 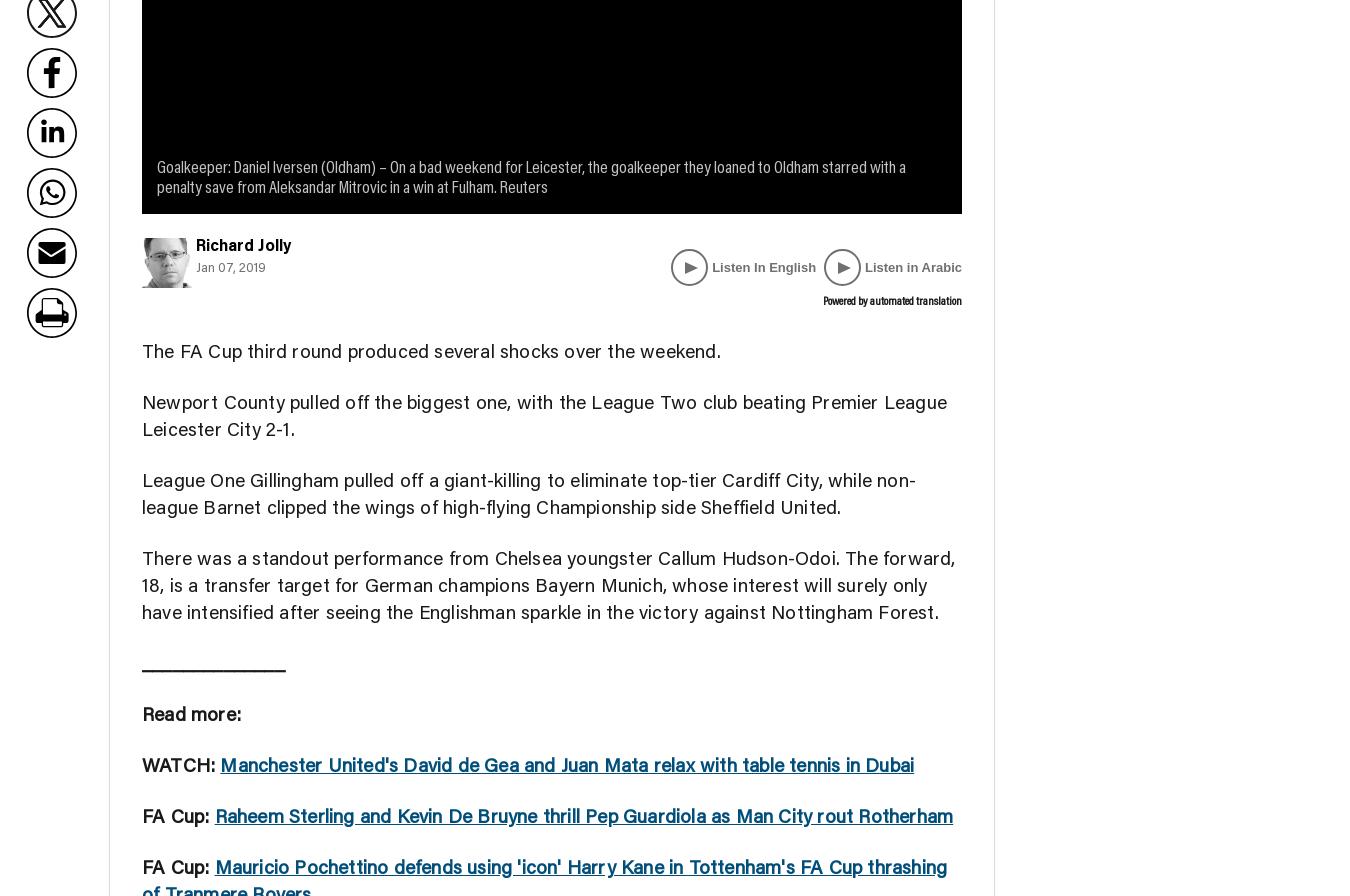 What do you see at coordinates (489, 33) in the screenshot?
I see `'Opinion'` at bounding box center [489, 33].